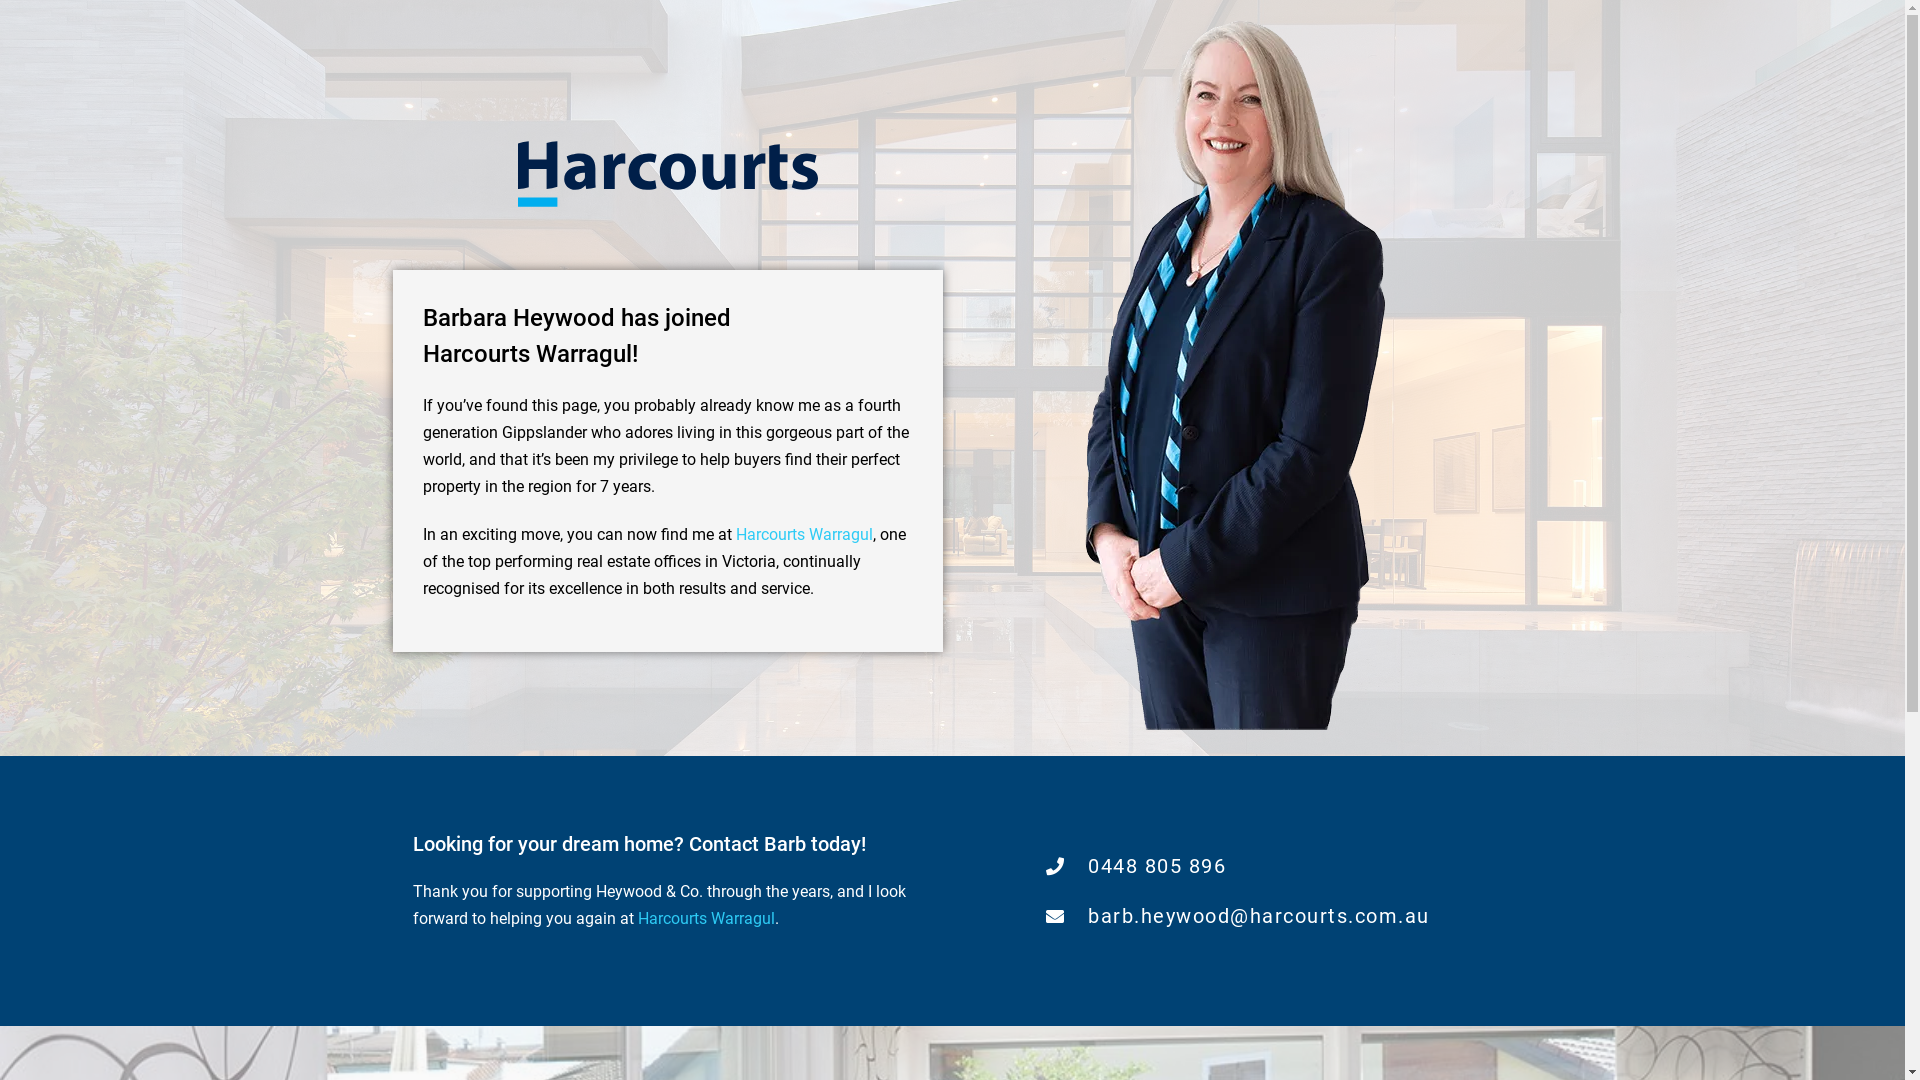 The height and width of the screenshot is (1080, 1920). I want to click on 'Harcourts Warragul', so click(804, 533).